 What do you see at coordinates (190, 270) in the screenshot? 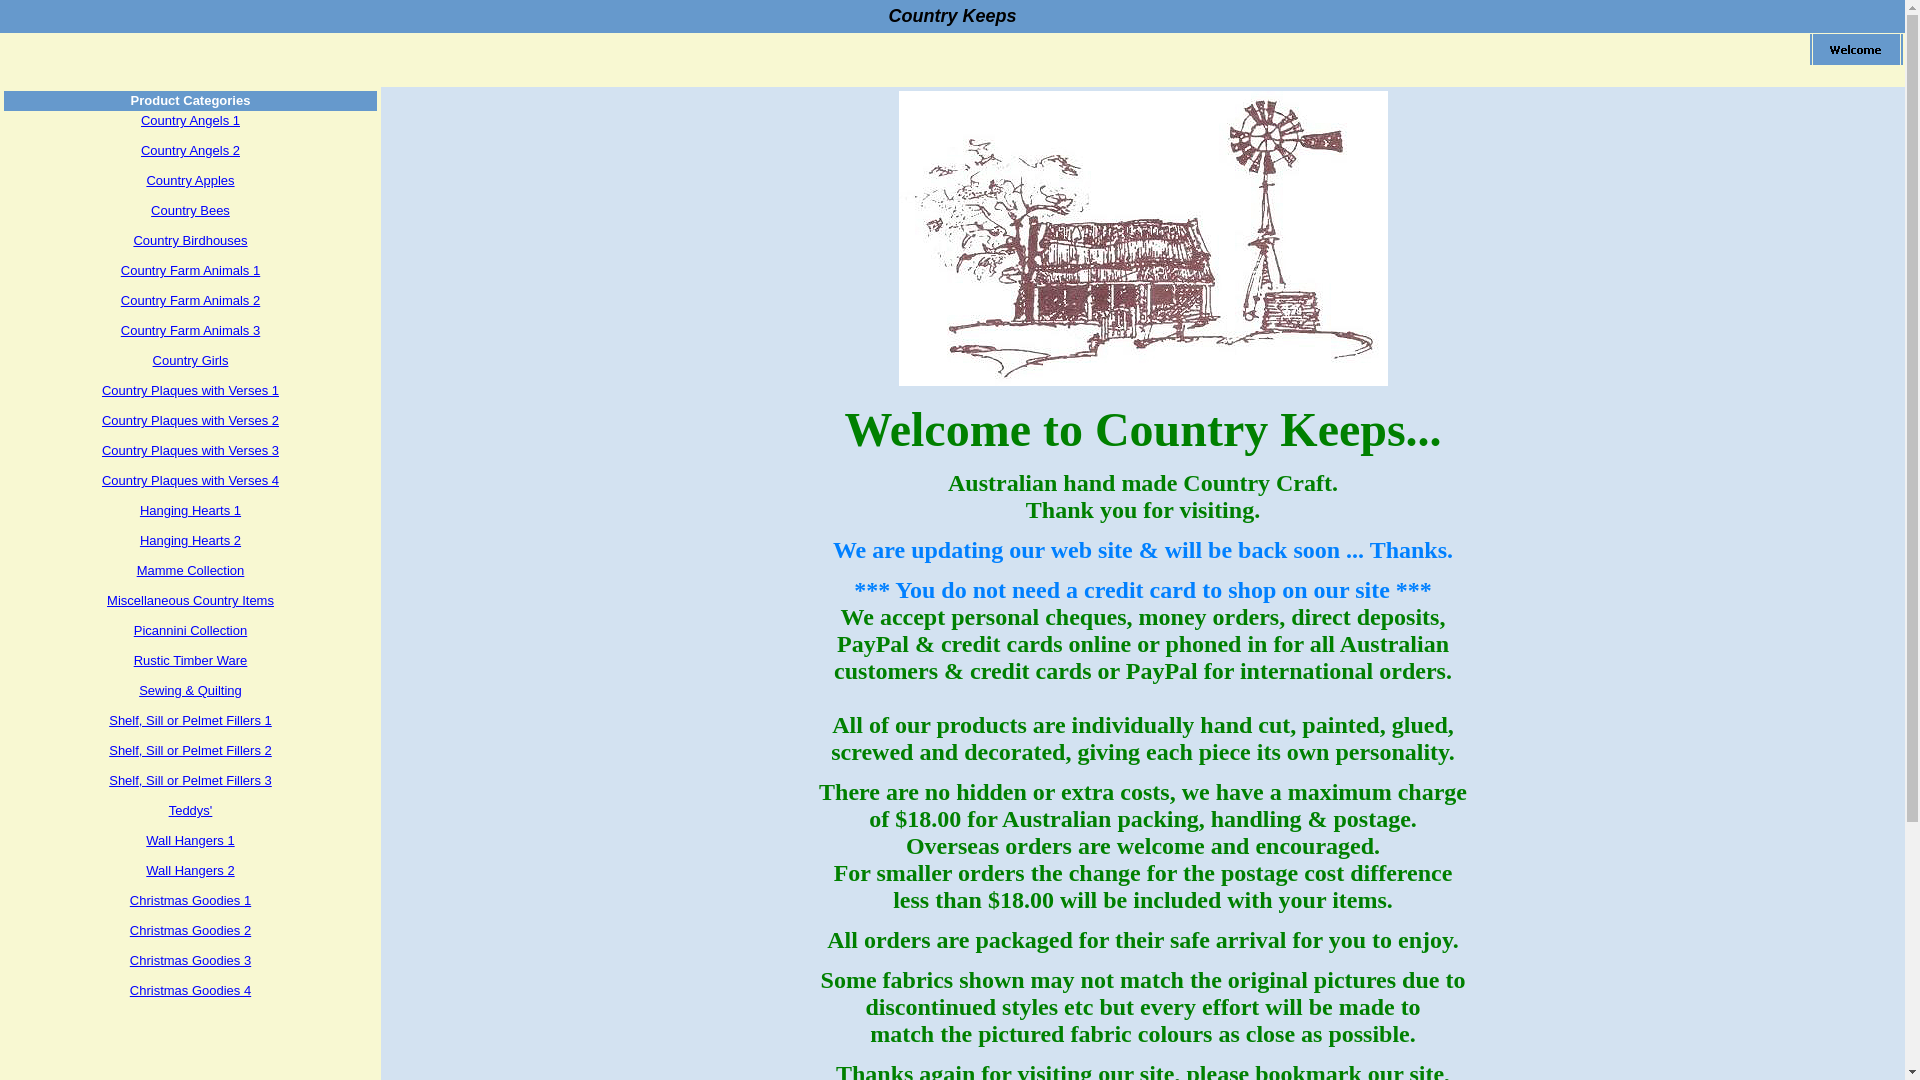
I see `'Country Farm Animals 1'` at bounding box center [190, 270].